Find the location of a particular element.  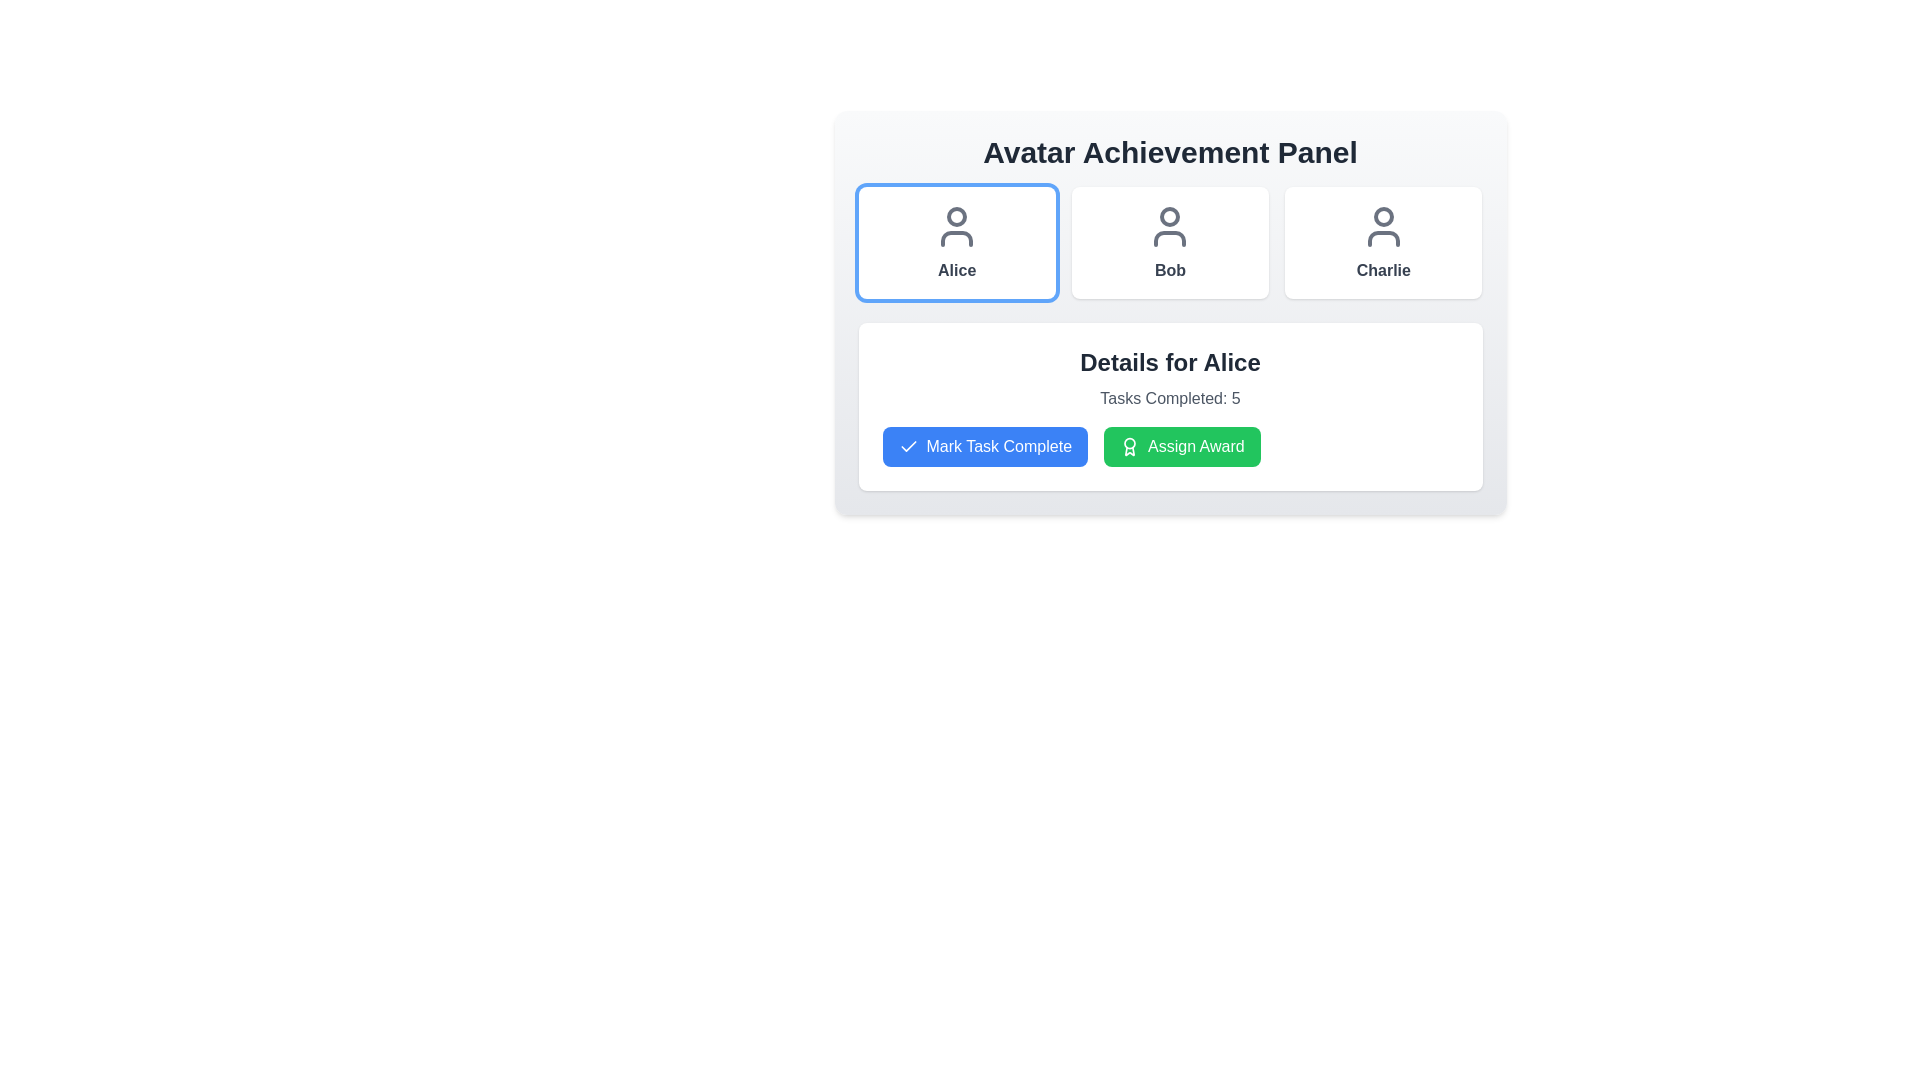

the award icon embedded within the 'Assign Award' button located in the bottom-right corner of the 'Details for Alice' card is located at coordinates (1130, 446).